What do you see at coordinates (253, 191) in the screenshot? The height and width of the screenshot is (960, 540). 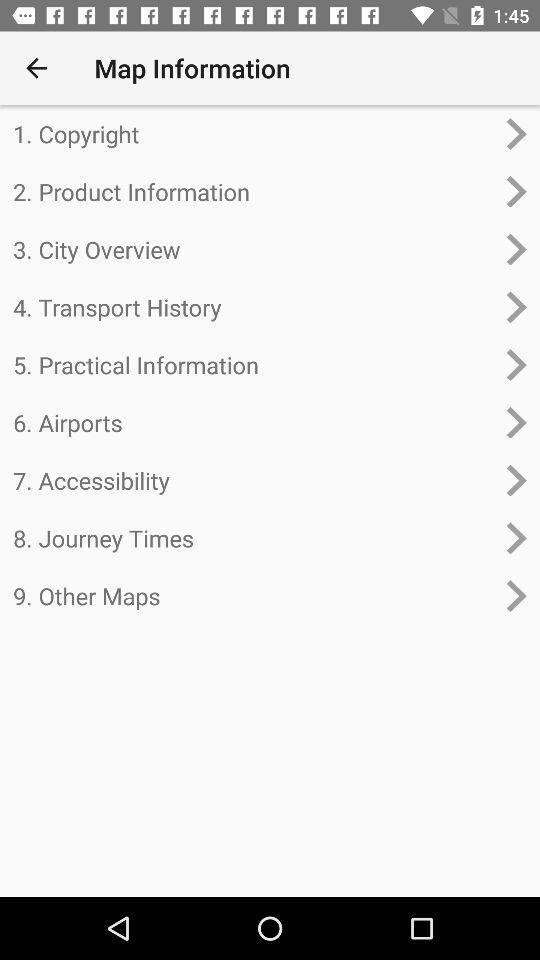 I see `the 2. product information icon` at bounding box center [253, 191].